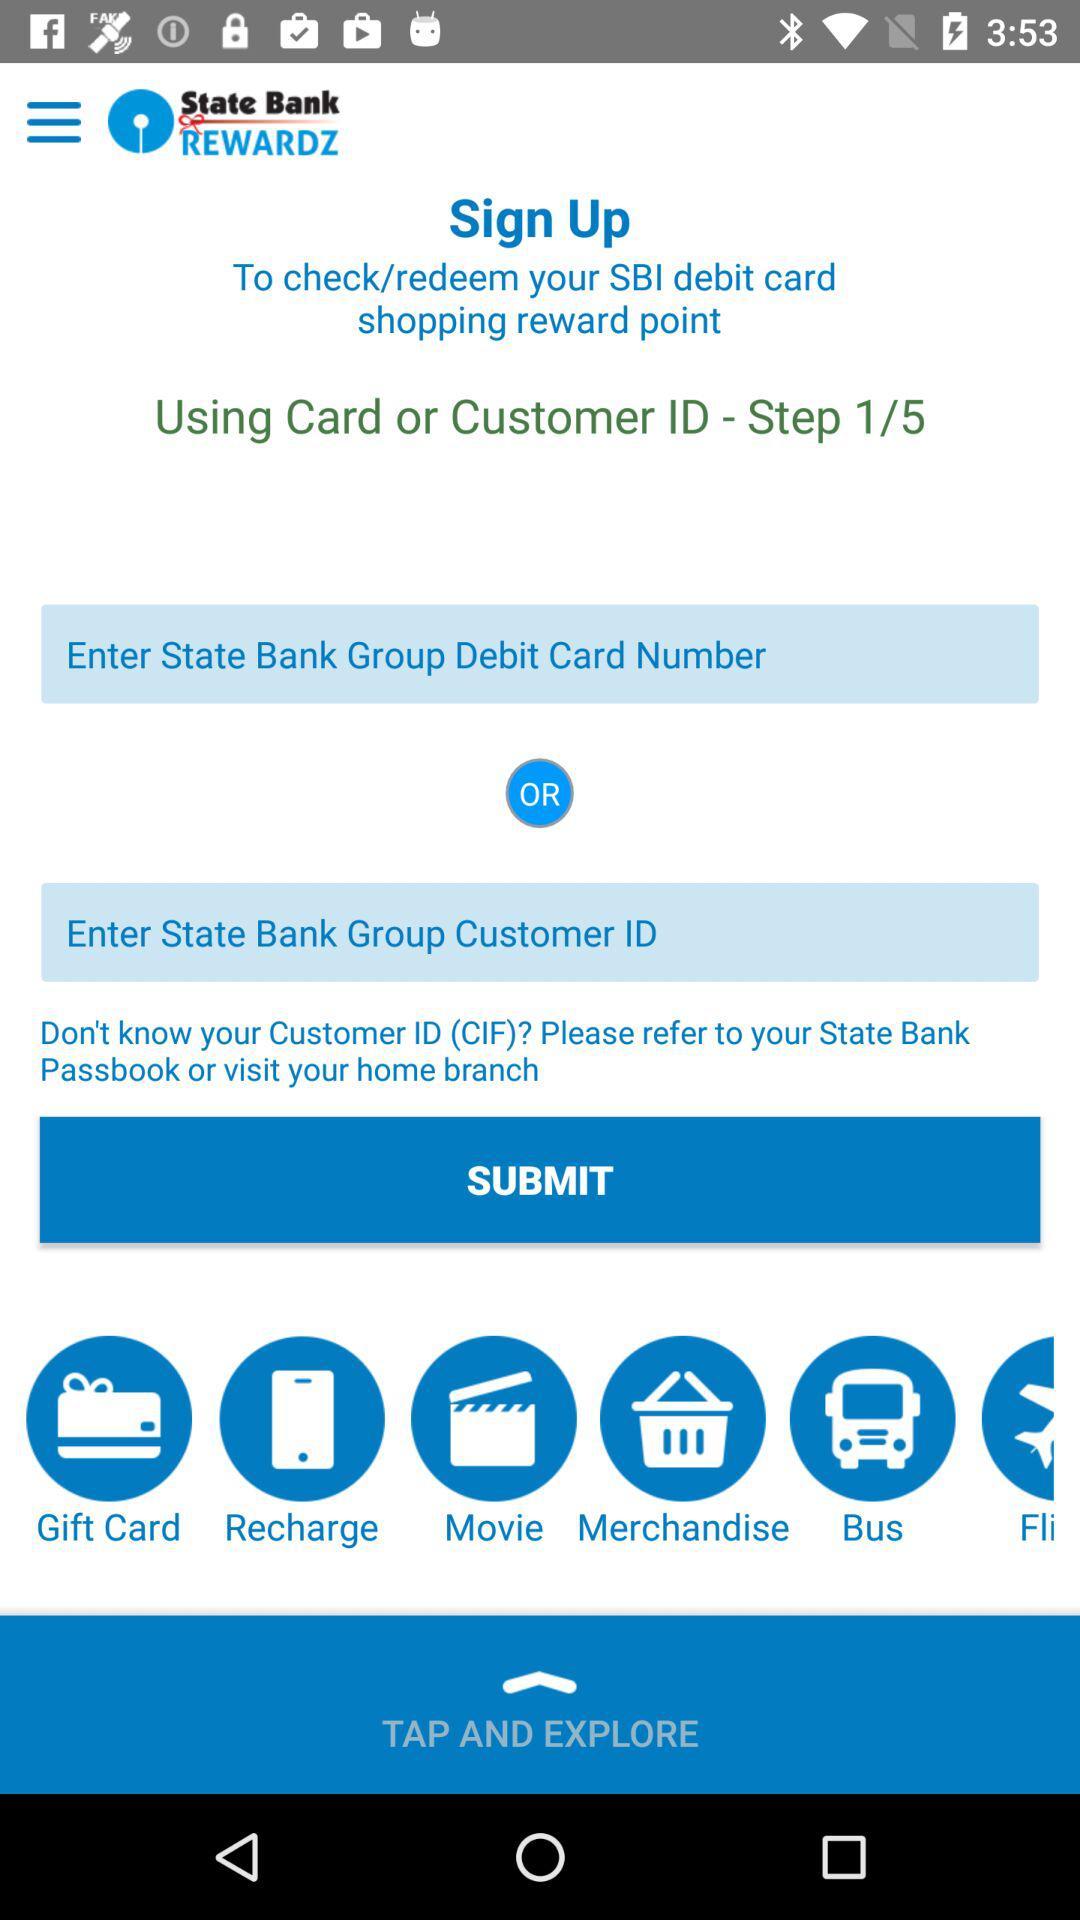 This screenshot has height=1920, width=1080. Describe the element at coordinates (540, 653) in the screenshot. I see `state bank group debit card number` at that location.